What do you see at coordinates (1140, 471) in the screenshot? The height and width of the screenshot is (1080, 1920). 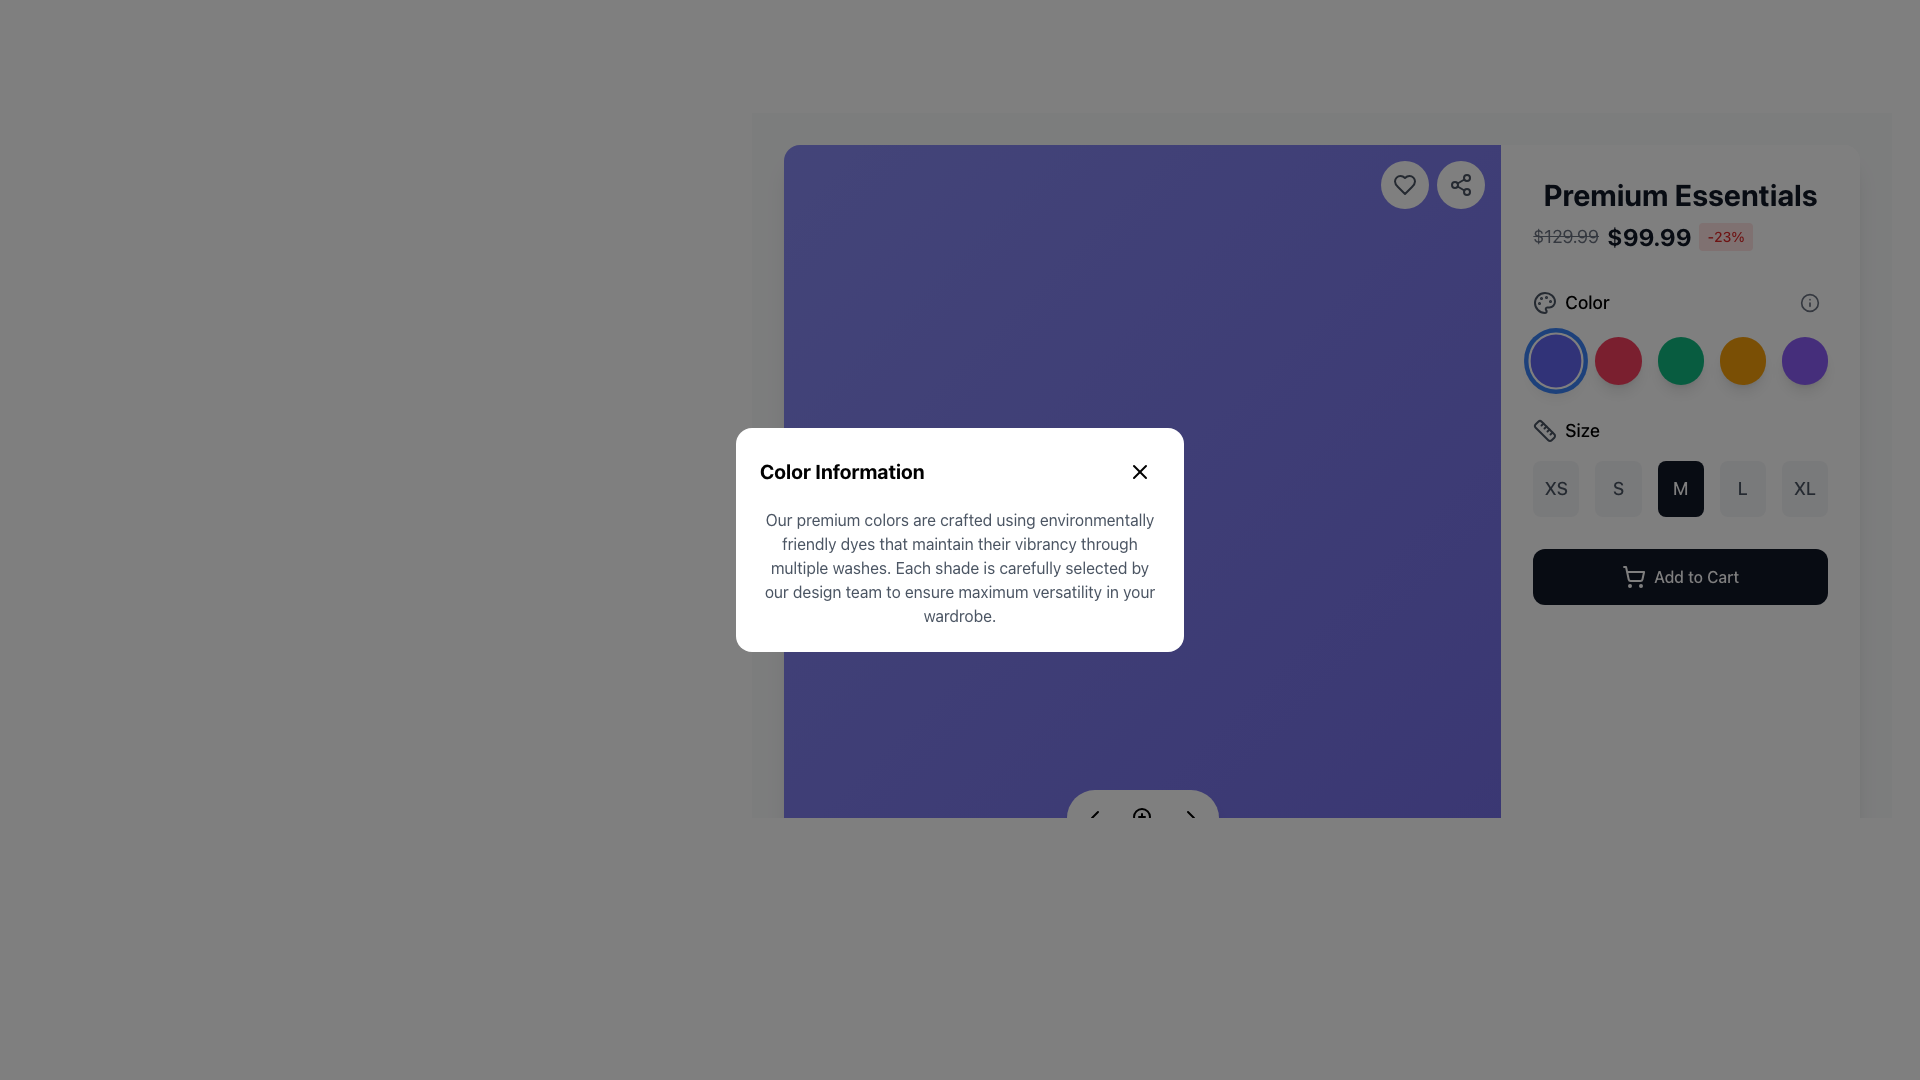 I see `the 'X' button located in the top-right corner of the 'Color Information' pop-up` at bounding box center [1140, 471].